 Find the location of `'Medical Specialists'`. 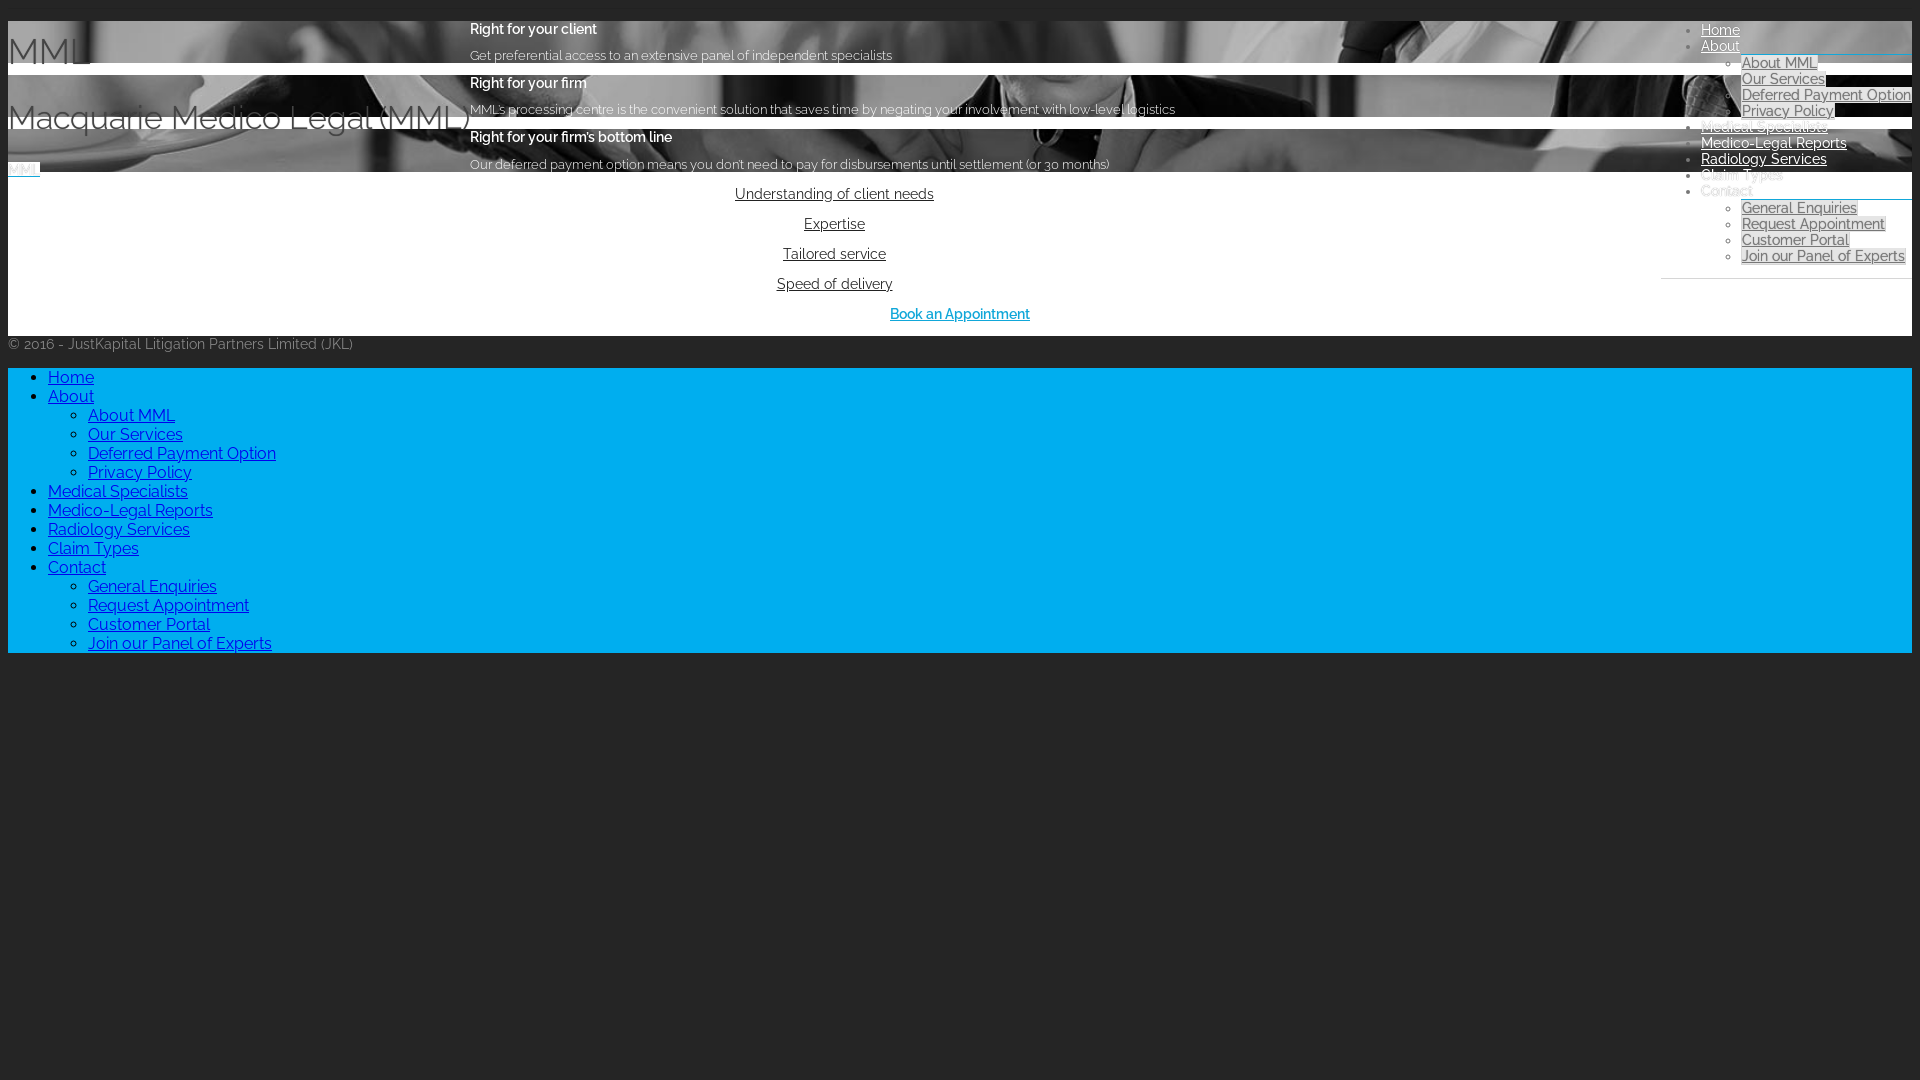

'Medical Specialists' is located at coordinates (117, 491).